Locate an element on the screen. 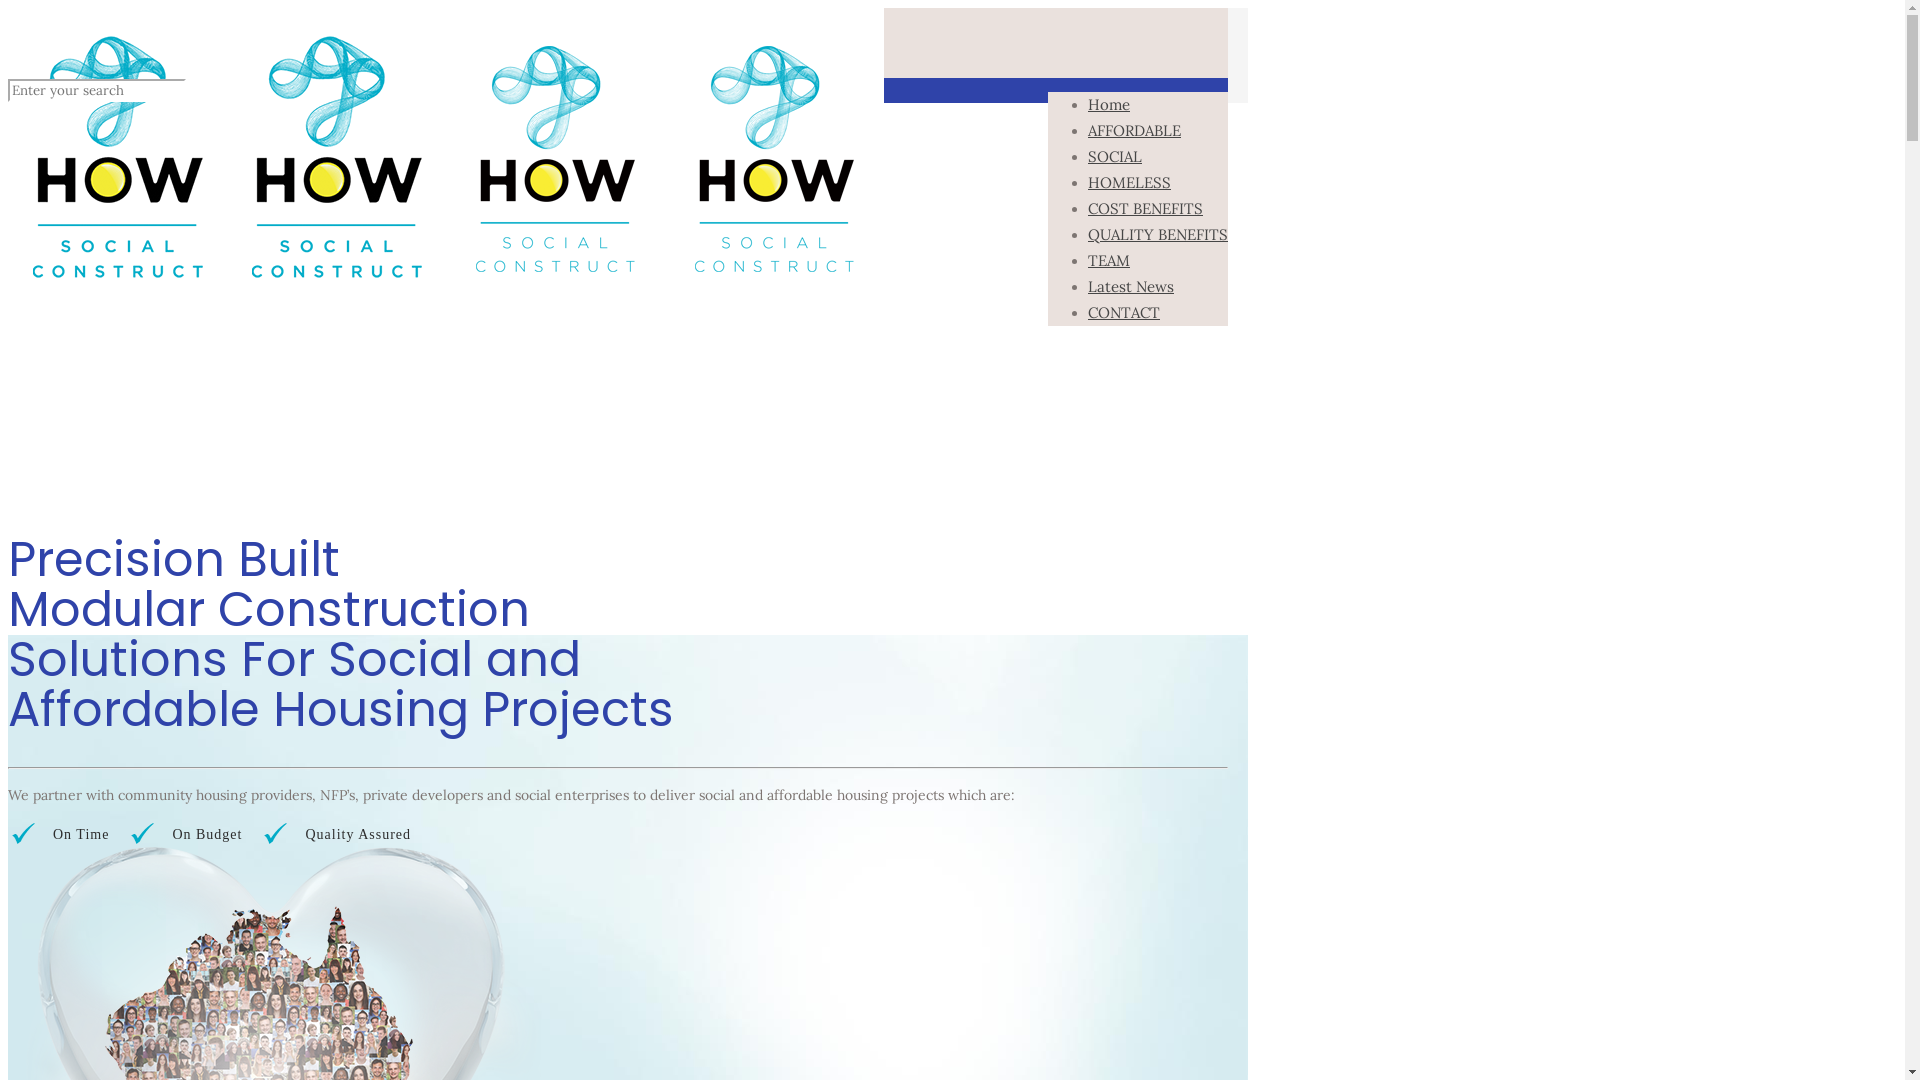 The height and width of the screenshot is (1080, 1920). 'Latest News' is located at coordinates (1131, 286).